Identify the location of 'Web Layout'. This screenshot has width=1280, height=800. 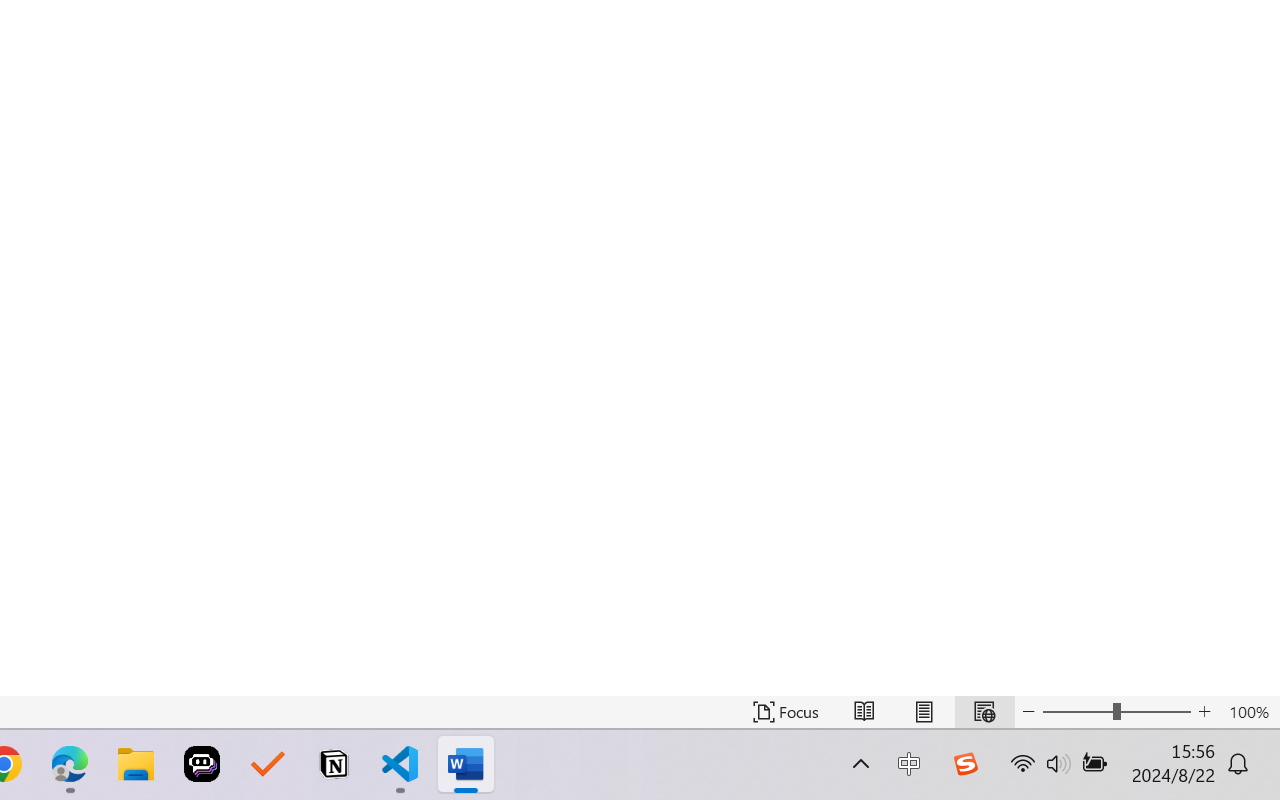
(984, 711).